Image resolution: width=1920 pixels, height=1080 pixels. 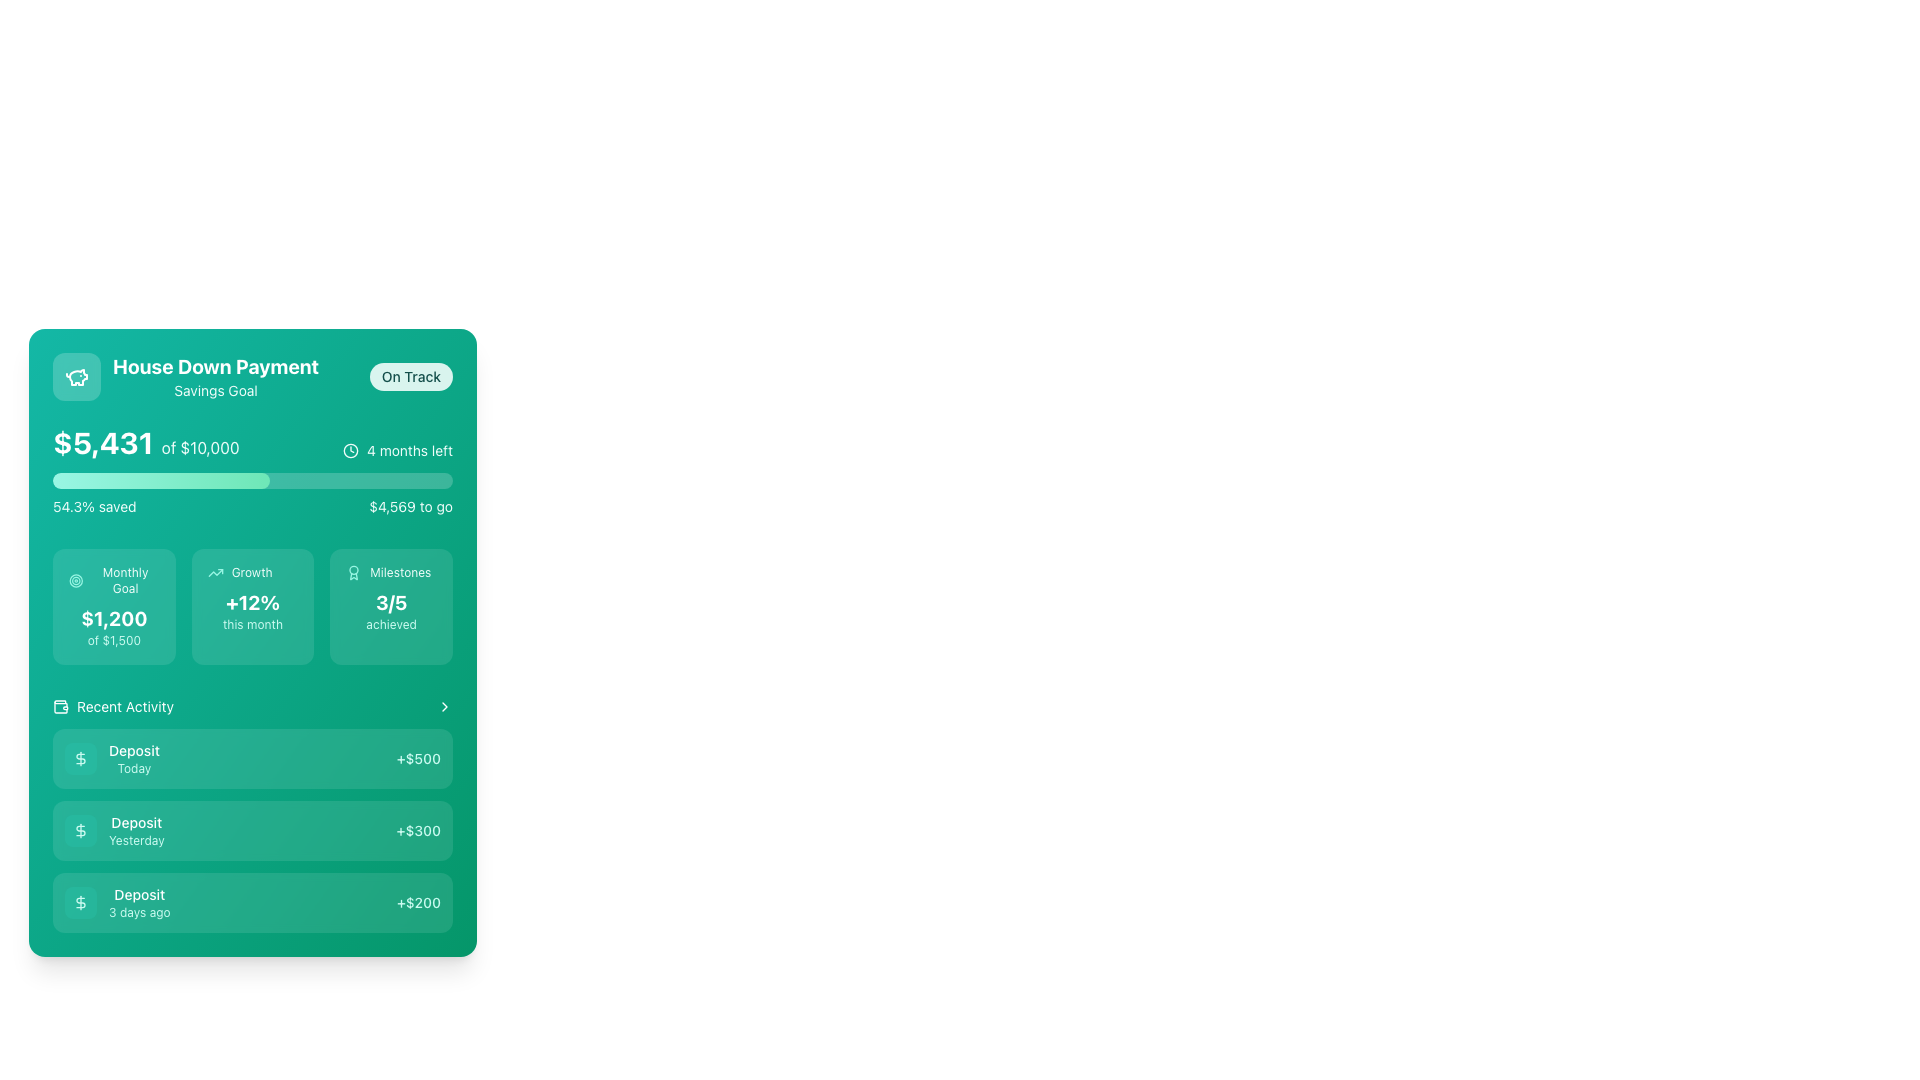 What do you see at coordinates (124, 705) in the screenshot?
I see `the 'Recent Activity' text label, which is displayed in white on a green background and located near the bottom of the savings goal card, to the right of a wallet icon` at bounding box center [124, 705].